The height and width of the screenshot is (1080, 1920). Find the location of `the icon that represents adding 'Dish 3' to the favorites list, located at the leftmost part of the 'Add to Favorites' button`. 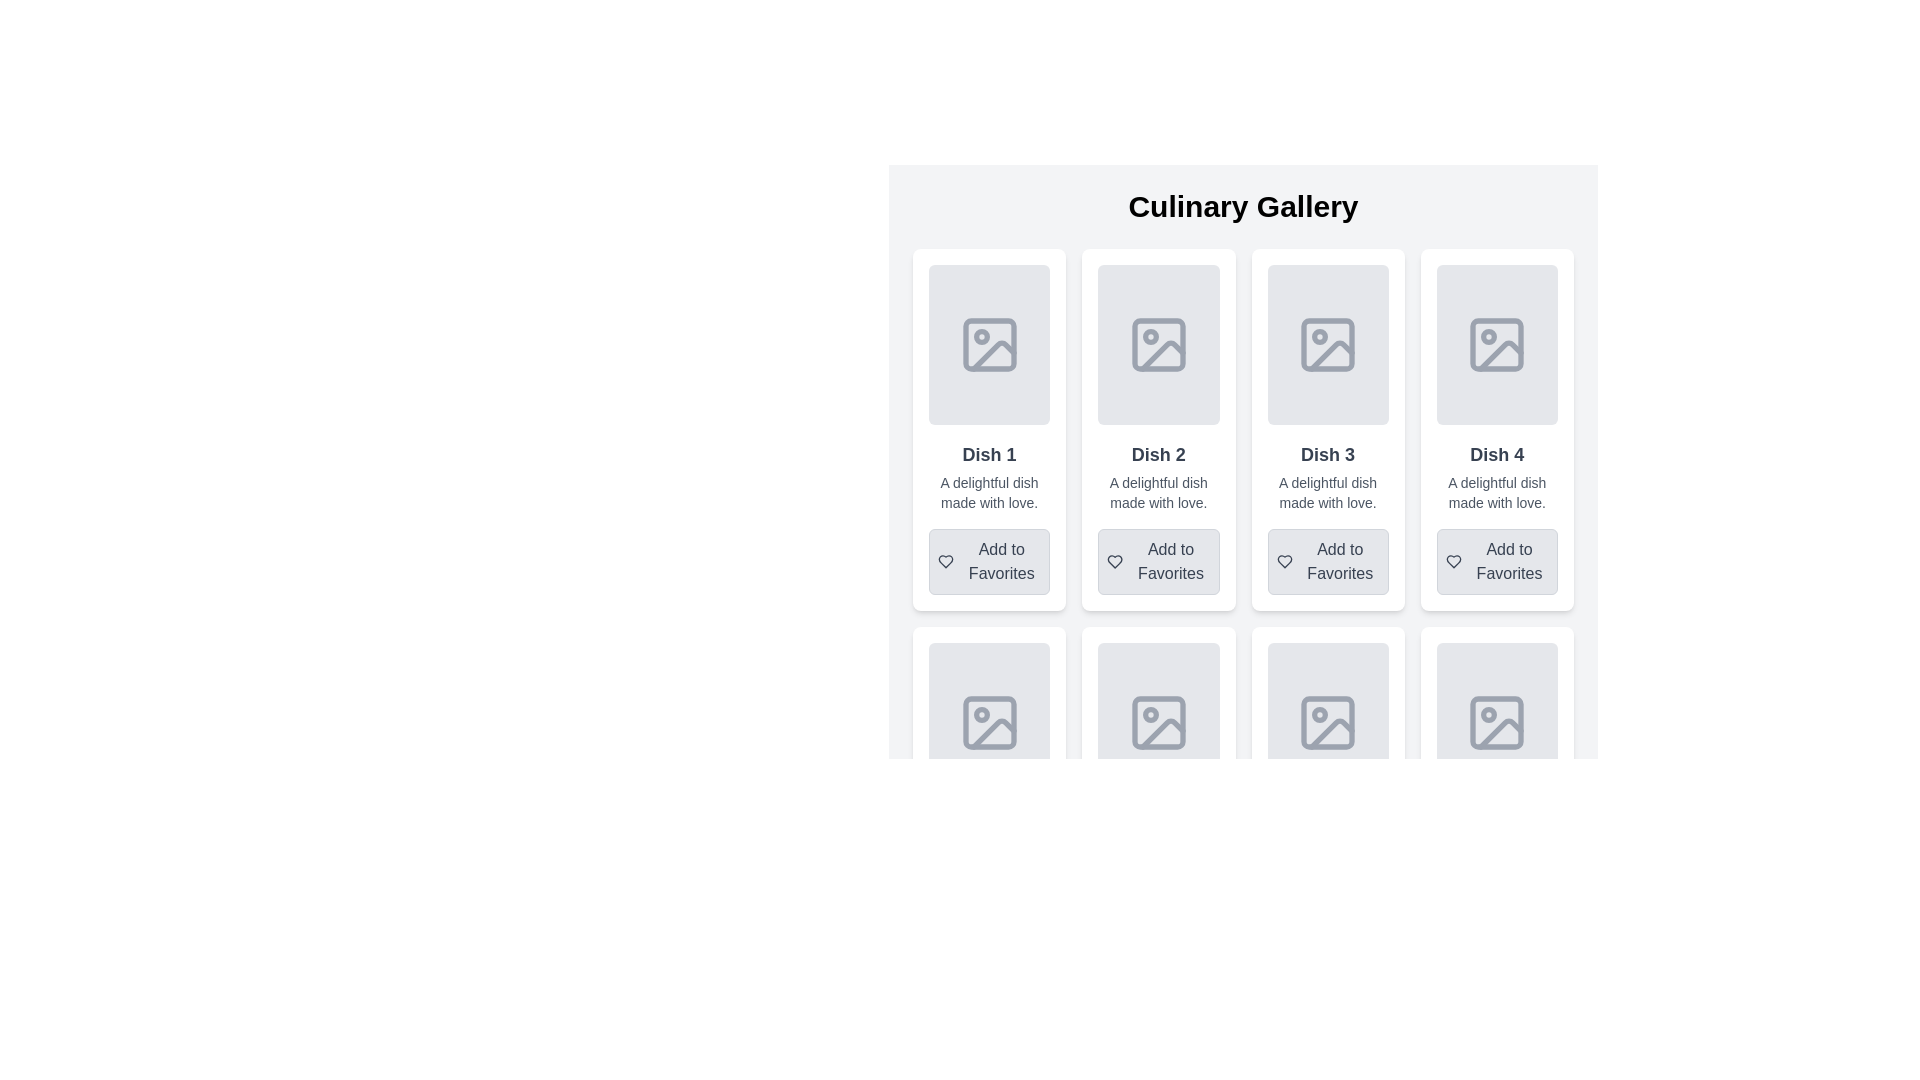

the icon that represents adding 'Dish 3' to the favorites list, located at the leftmost part of the 'Add to Favorites' button is located at coordinates (1284, 562).